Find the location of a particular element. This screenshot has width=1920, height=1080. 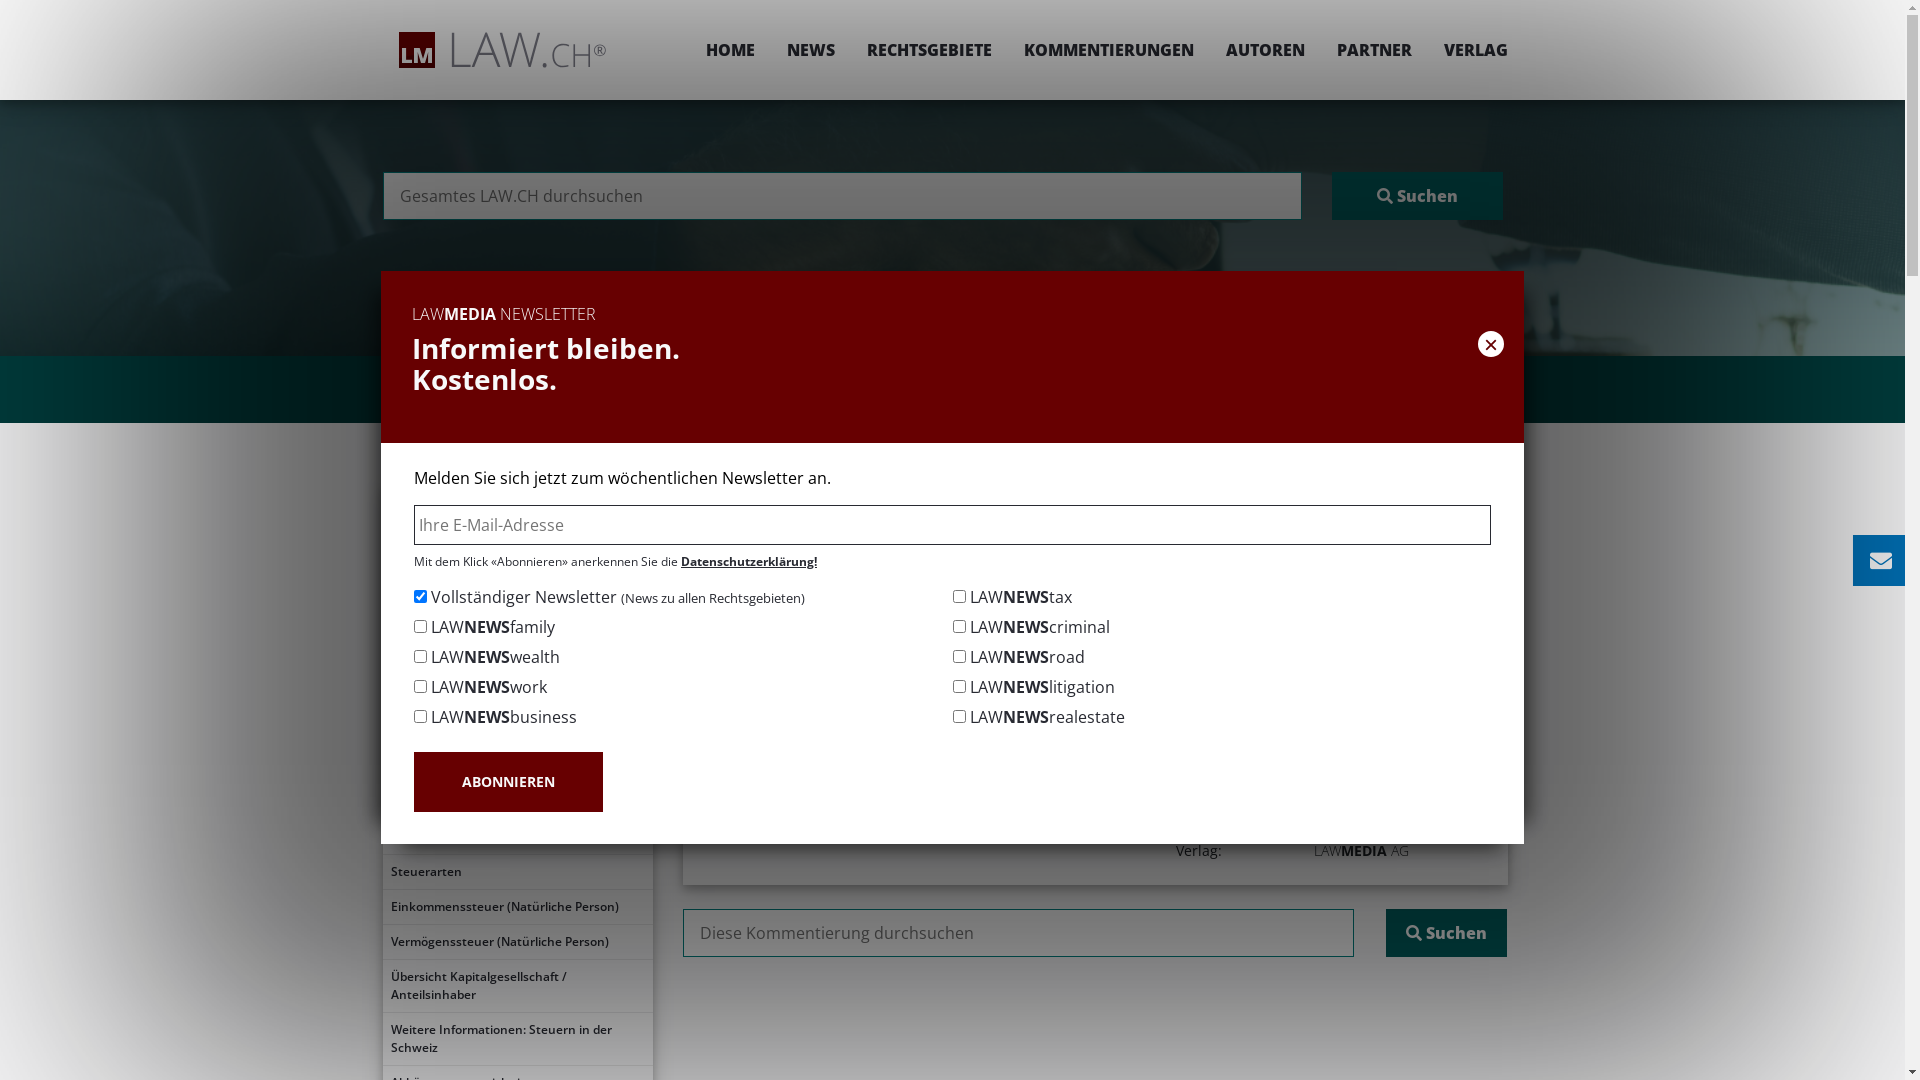

'Suchen nach:' is located at coordinates (841, 196).